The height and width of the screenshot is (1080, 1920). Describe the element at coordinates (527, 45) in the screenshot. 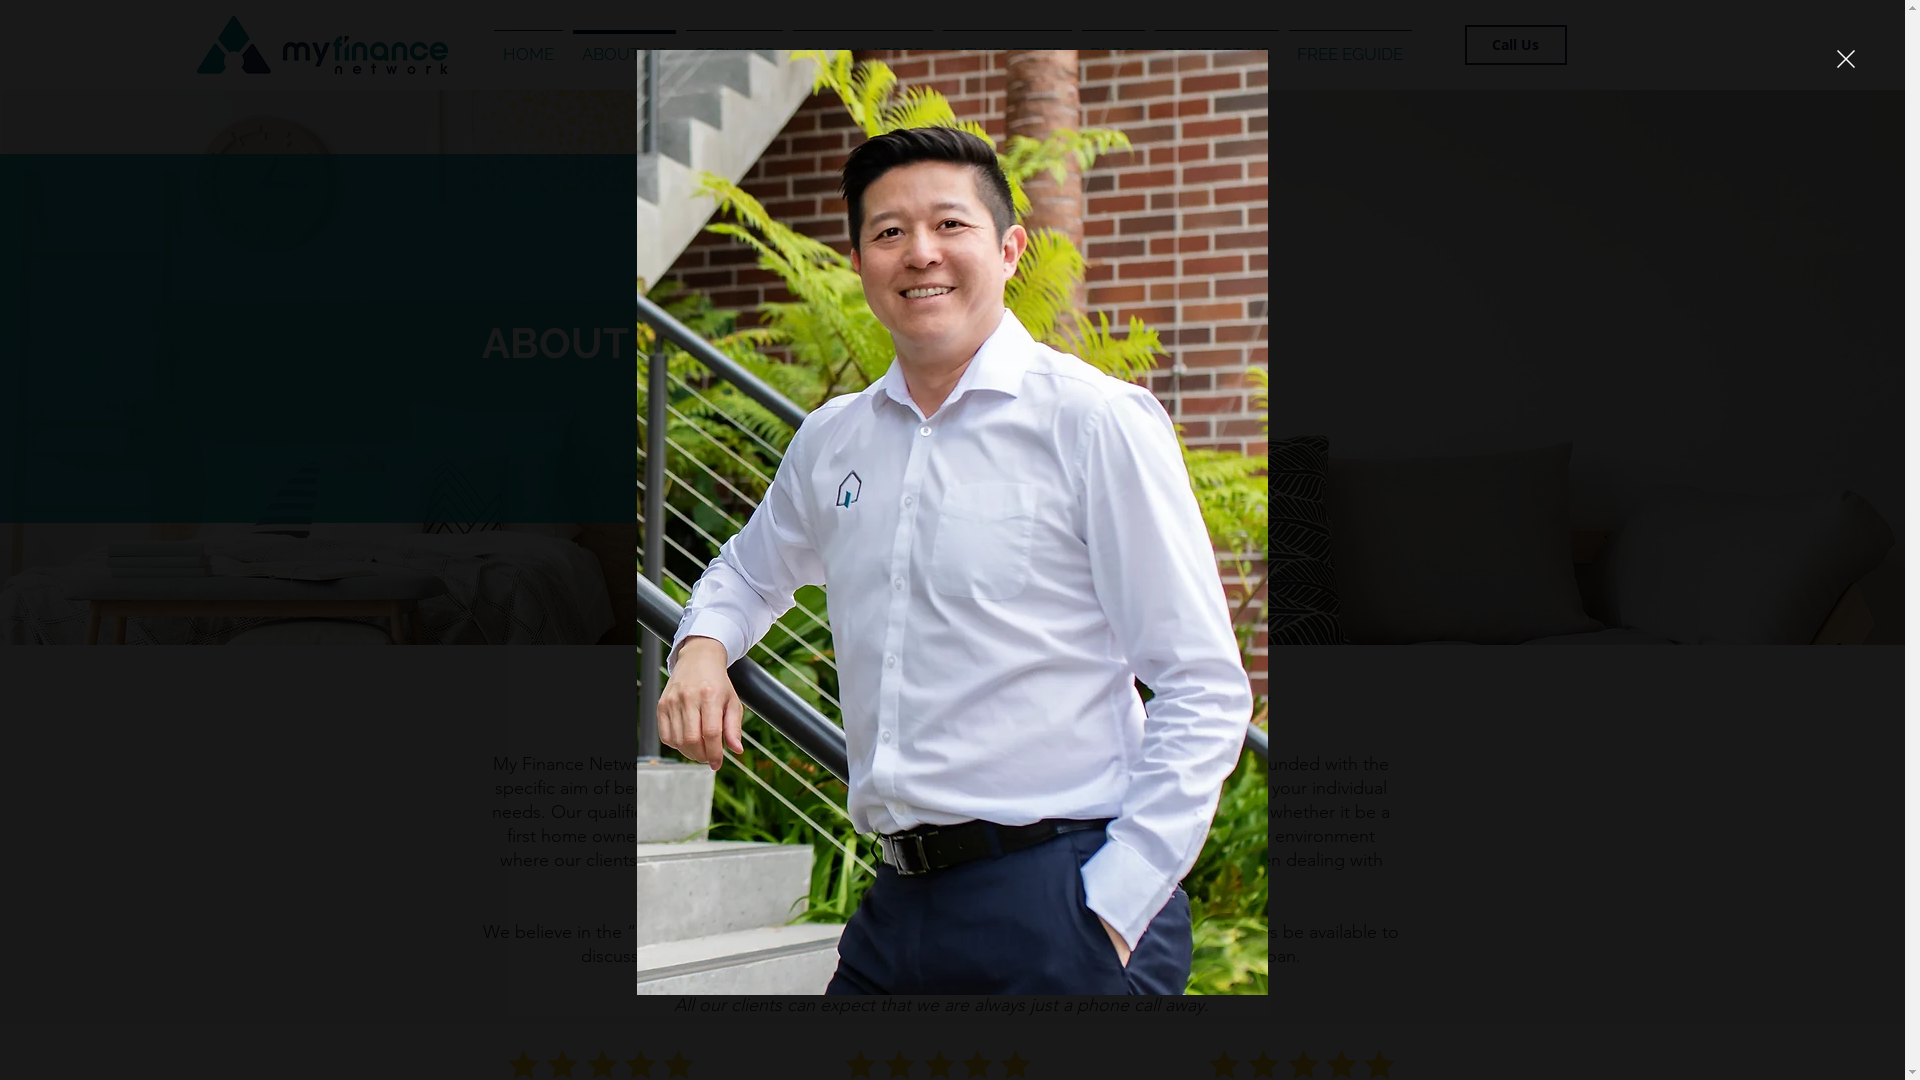

I see `'HOME'` at that location.